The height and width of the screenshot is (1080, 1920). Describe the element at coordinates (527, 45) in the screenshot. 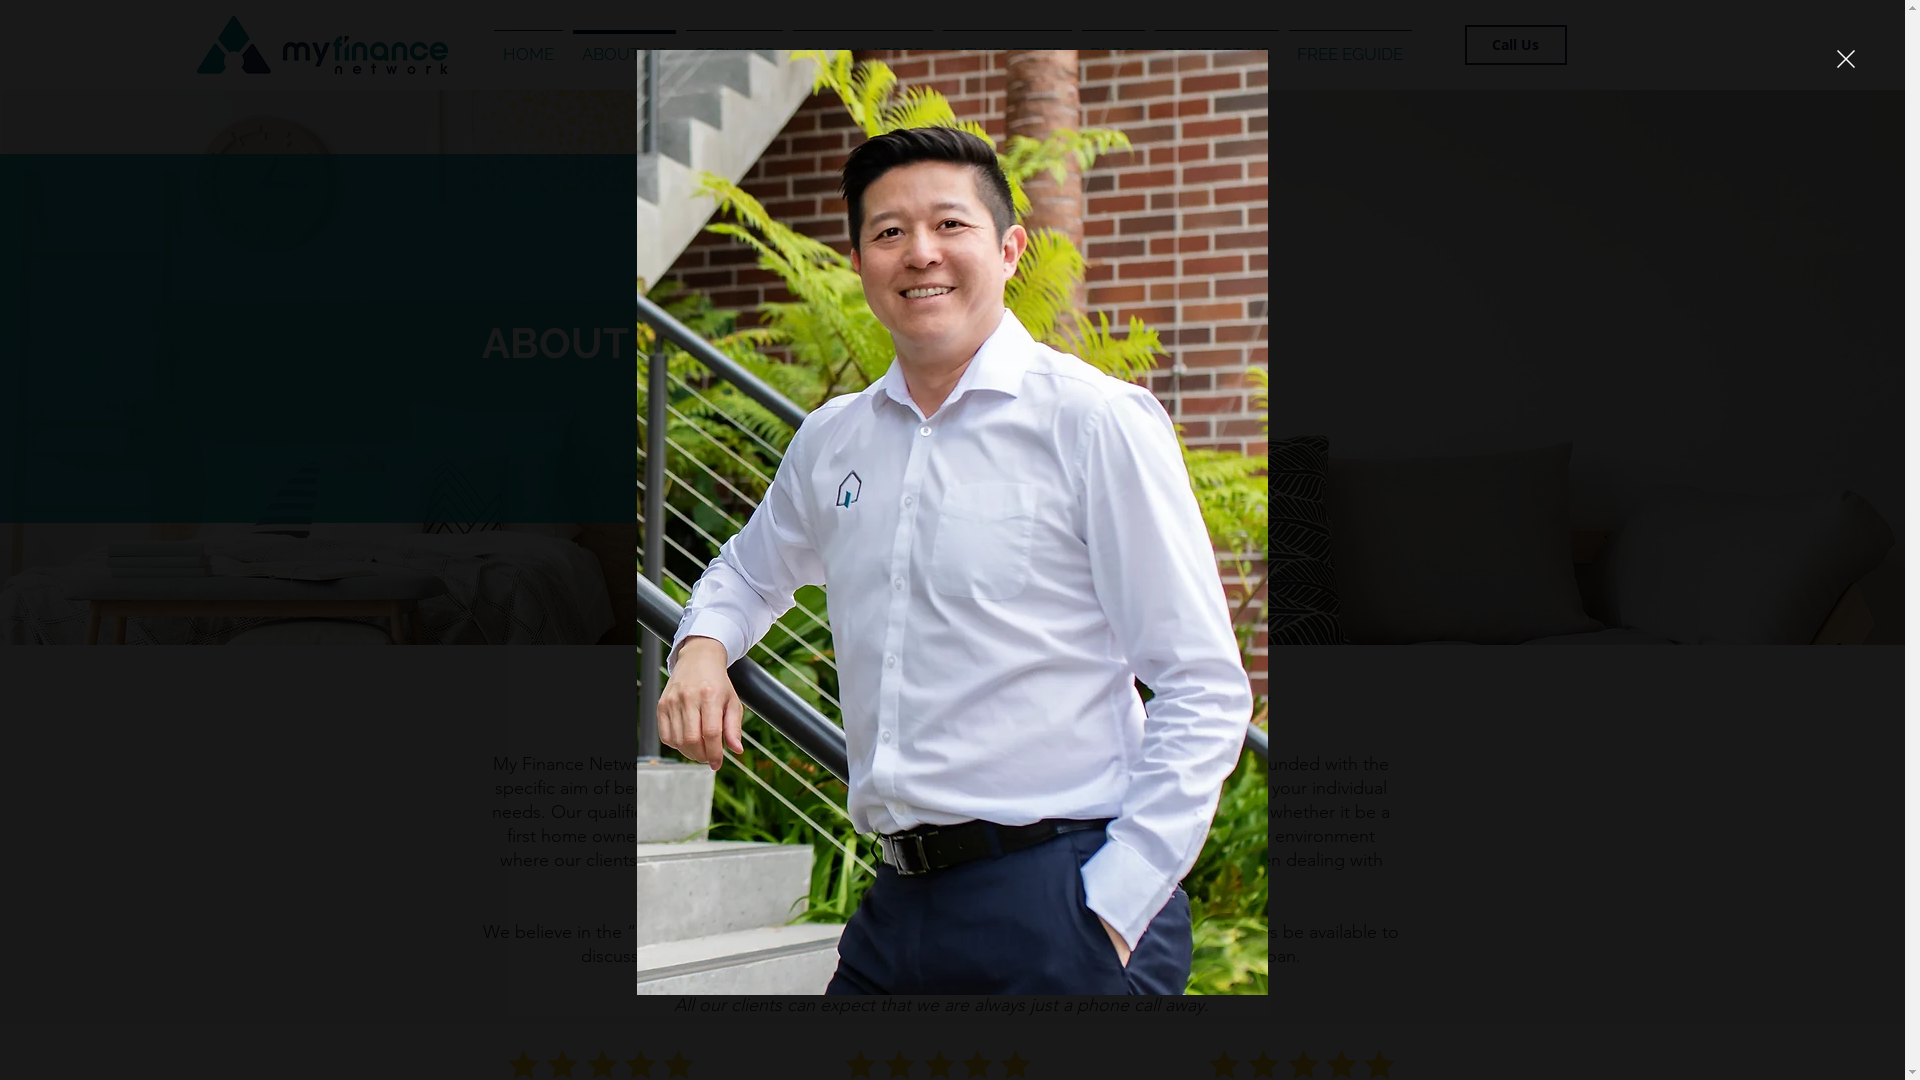

I see `'HOME'` at that location.